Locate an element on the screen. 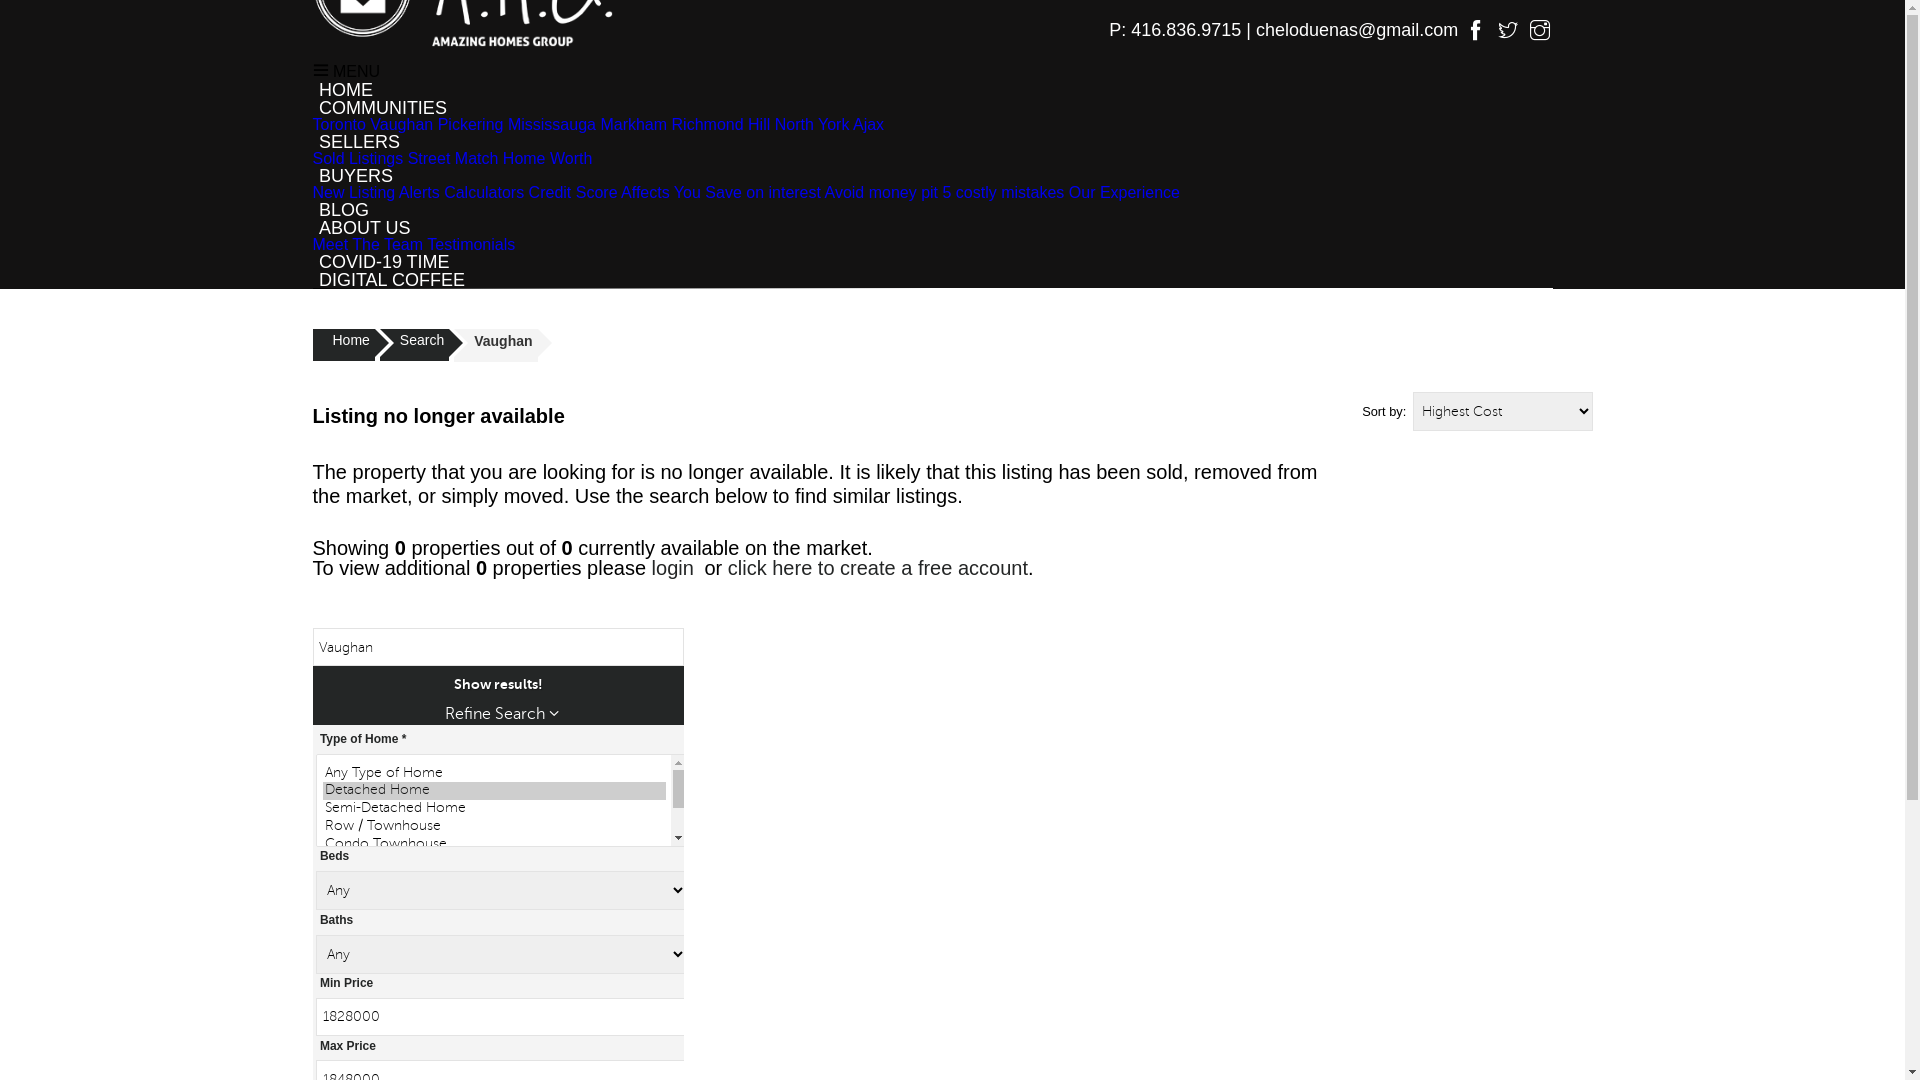  'Home Worth' is located at coordinates (547, 157).